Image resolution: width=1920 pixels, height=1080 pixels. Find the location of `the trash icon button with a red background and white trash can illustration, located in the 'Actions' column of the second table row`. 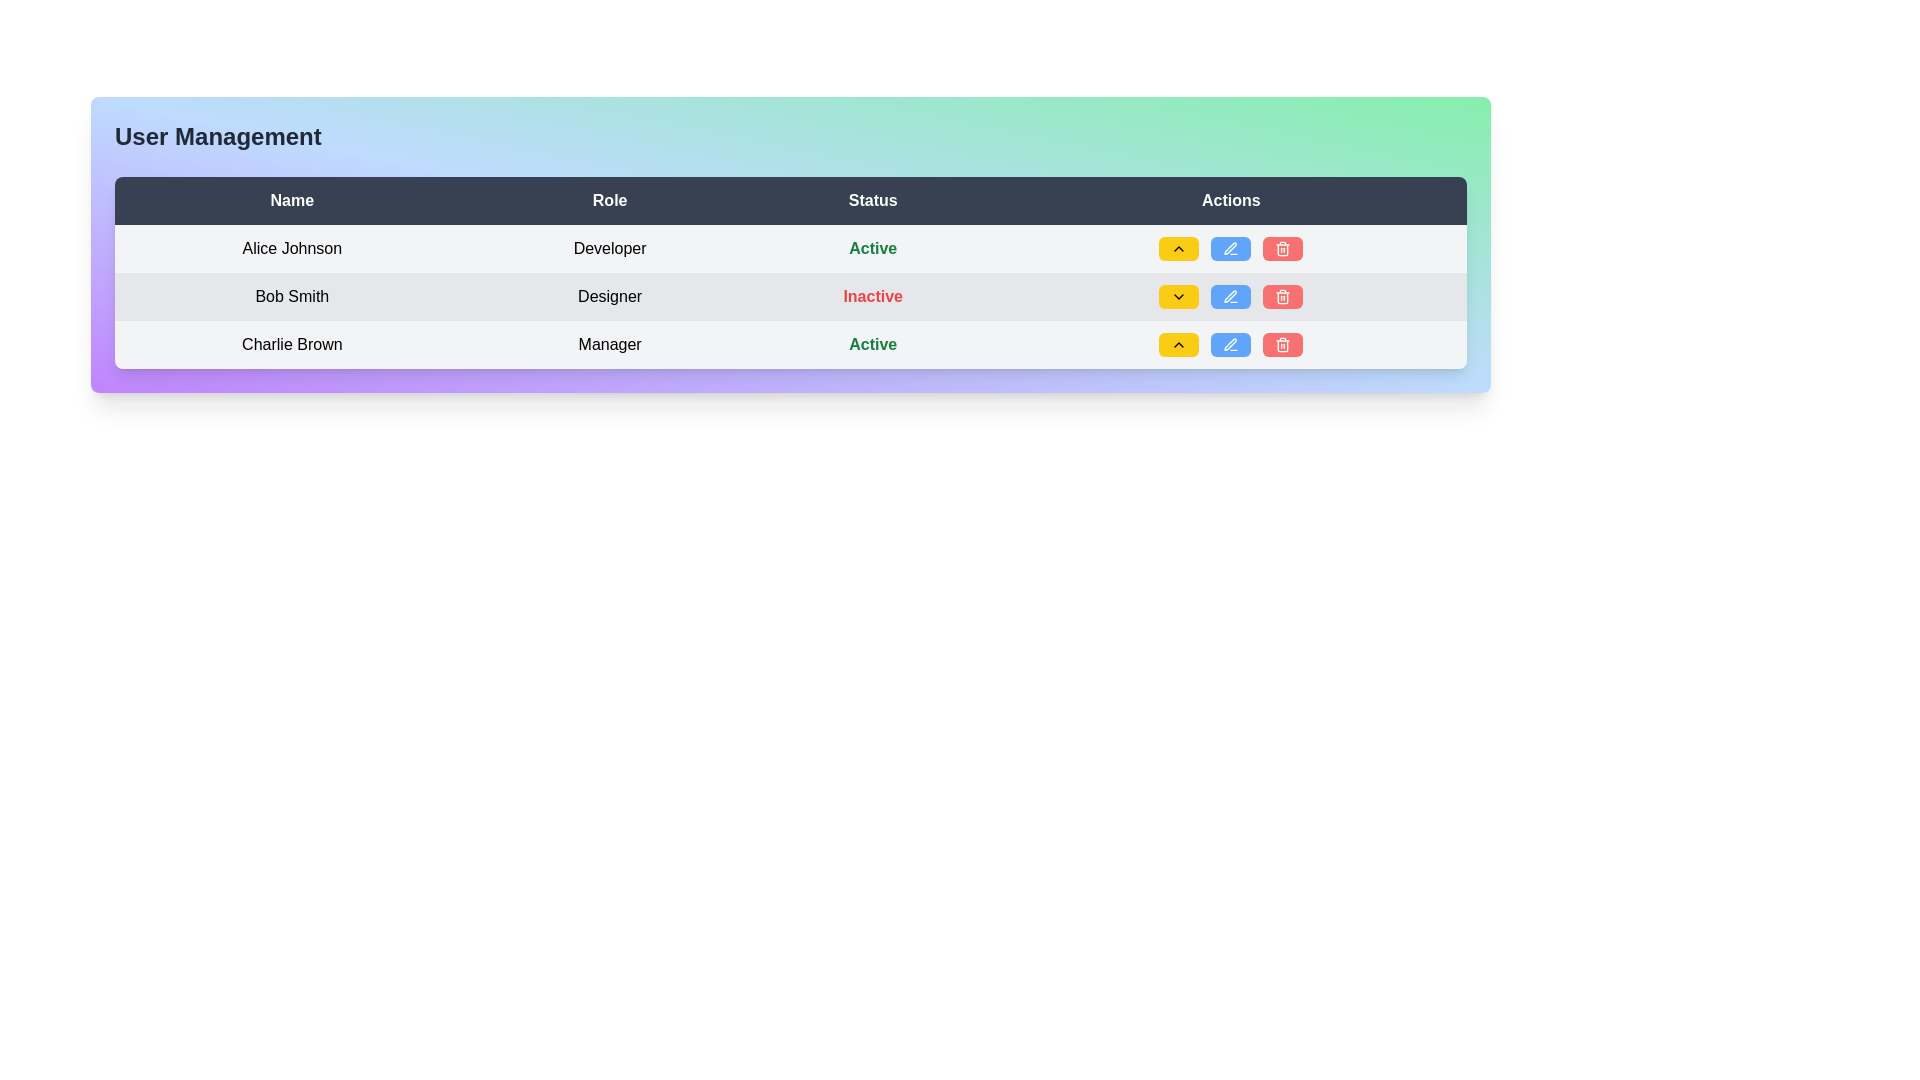

the trash icon button with a red background and white trash can illustration, located in the 'Actions' column of the second table row is located at coordinates (1283, 248).